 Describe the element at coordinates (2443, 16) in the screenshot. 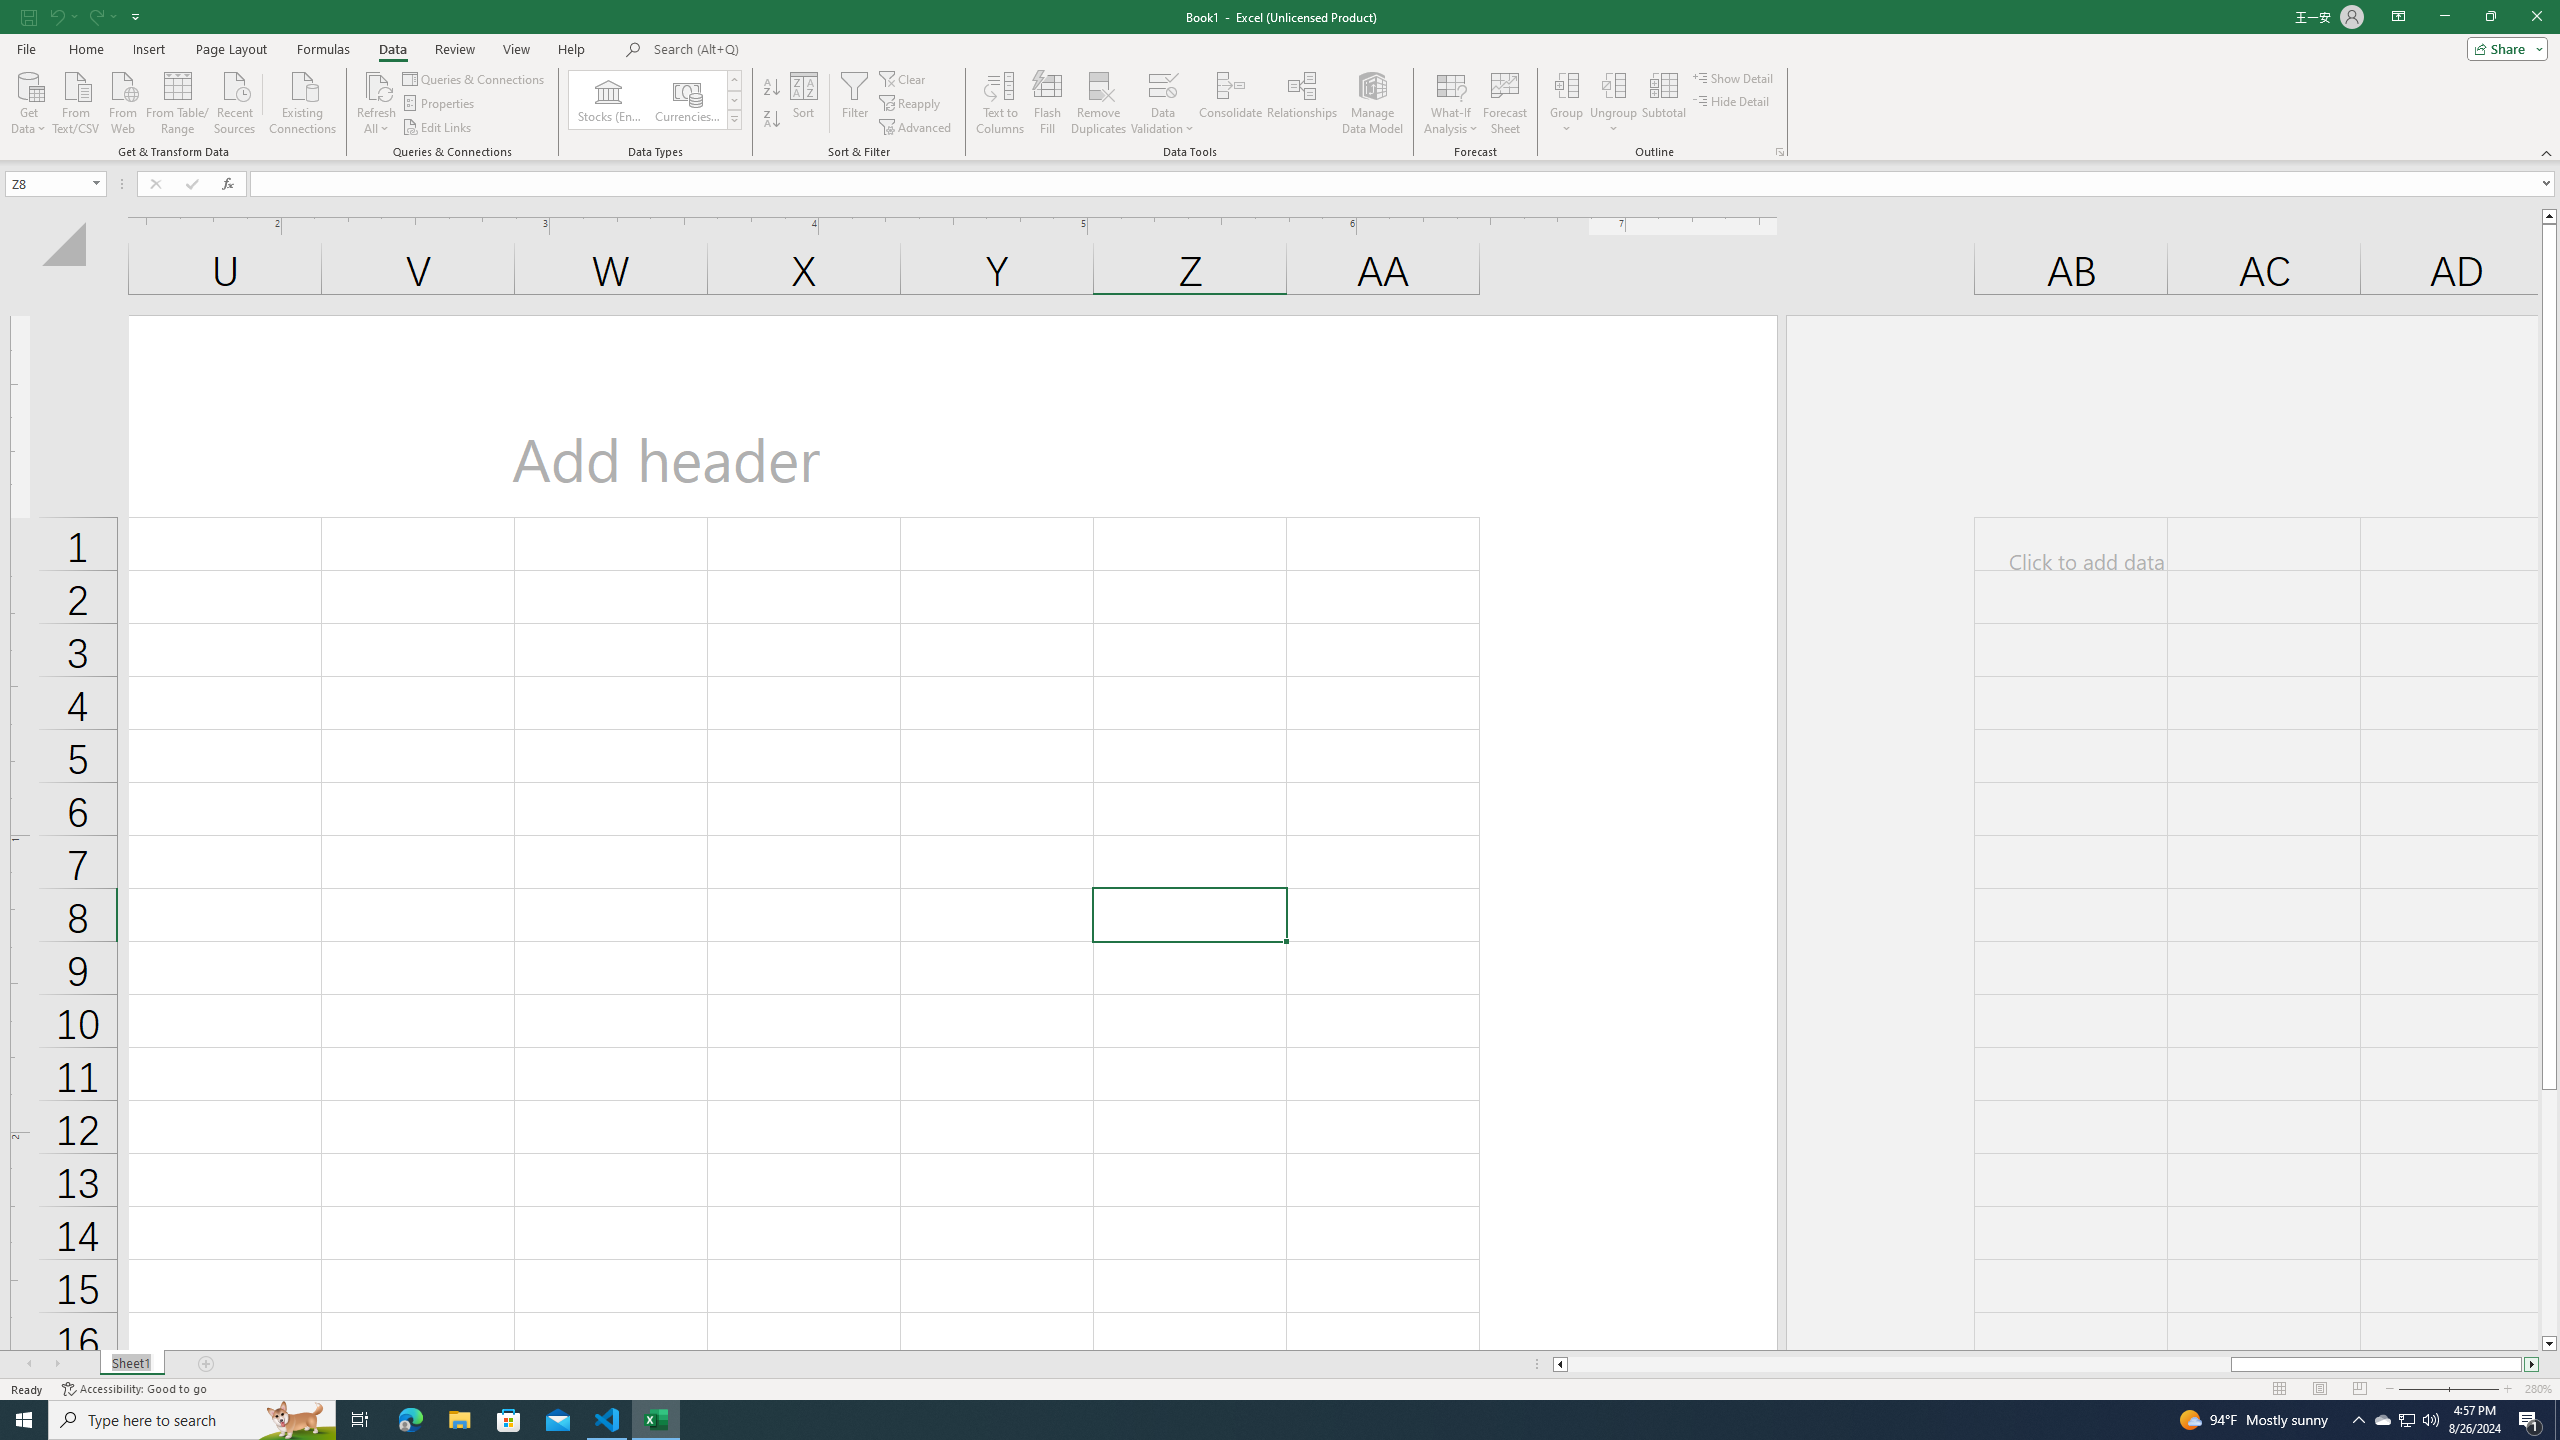

I see `'Minimize'` at that location.